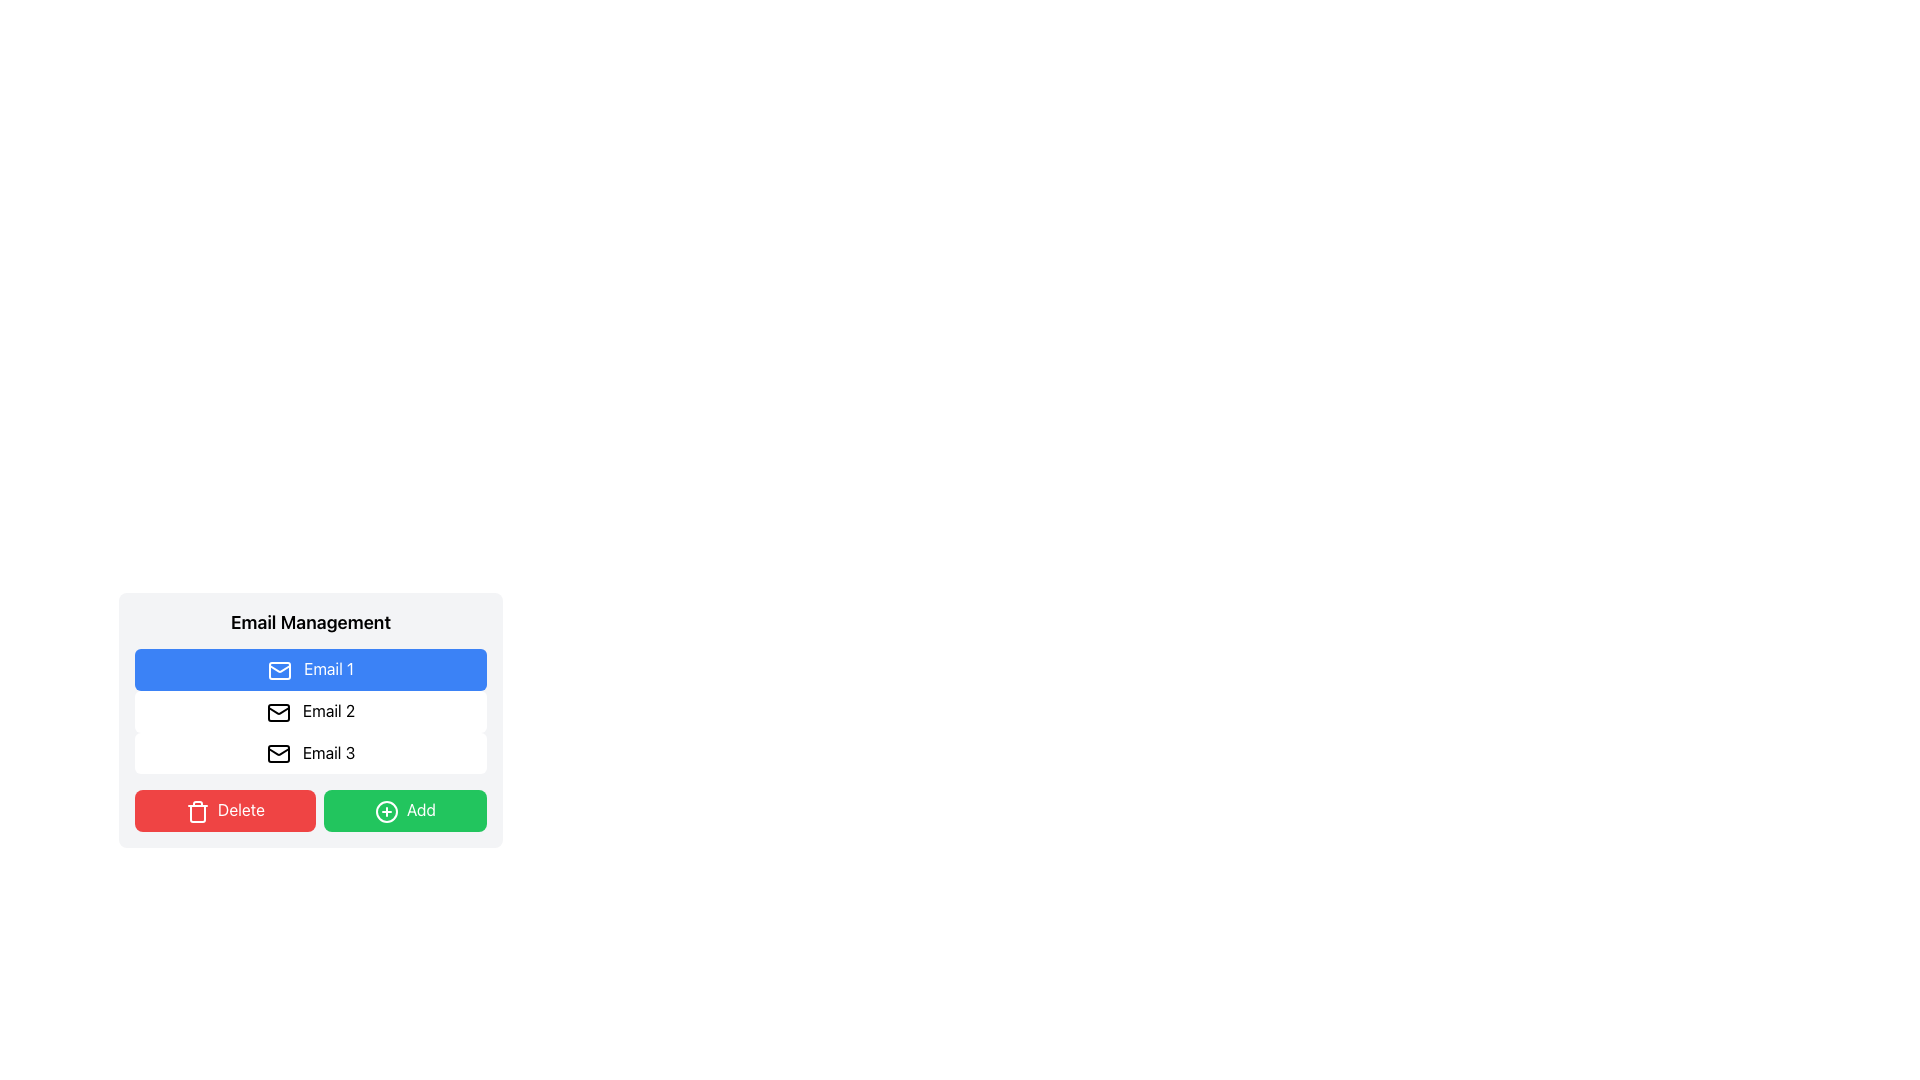 This screenshot has width=1920, height=1080. I want to click on the 'Email 2' button to interact, so click(310, 709).